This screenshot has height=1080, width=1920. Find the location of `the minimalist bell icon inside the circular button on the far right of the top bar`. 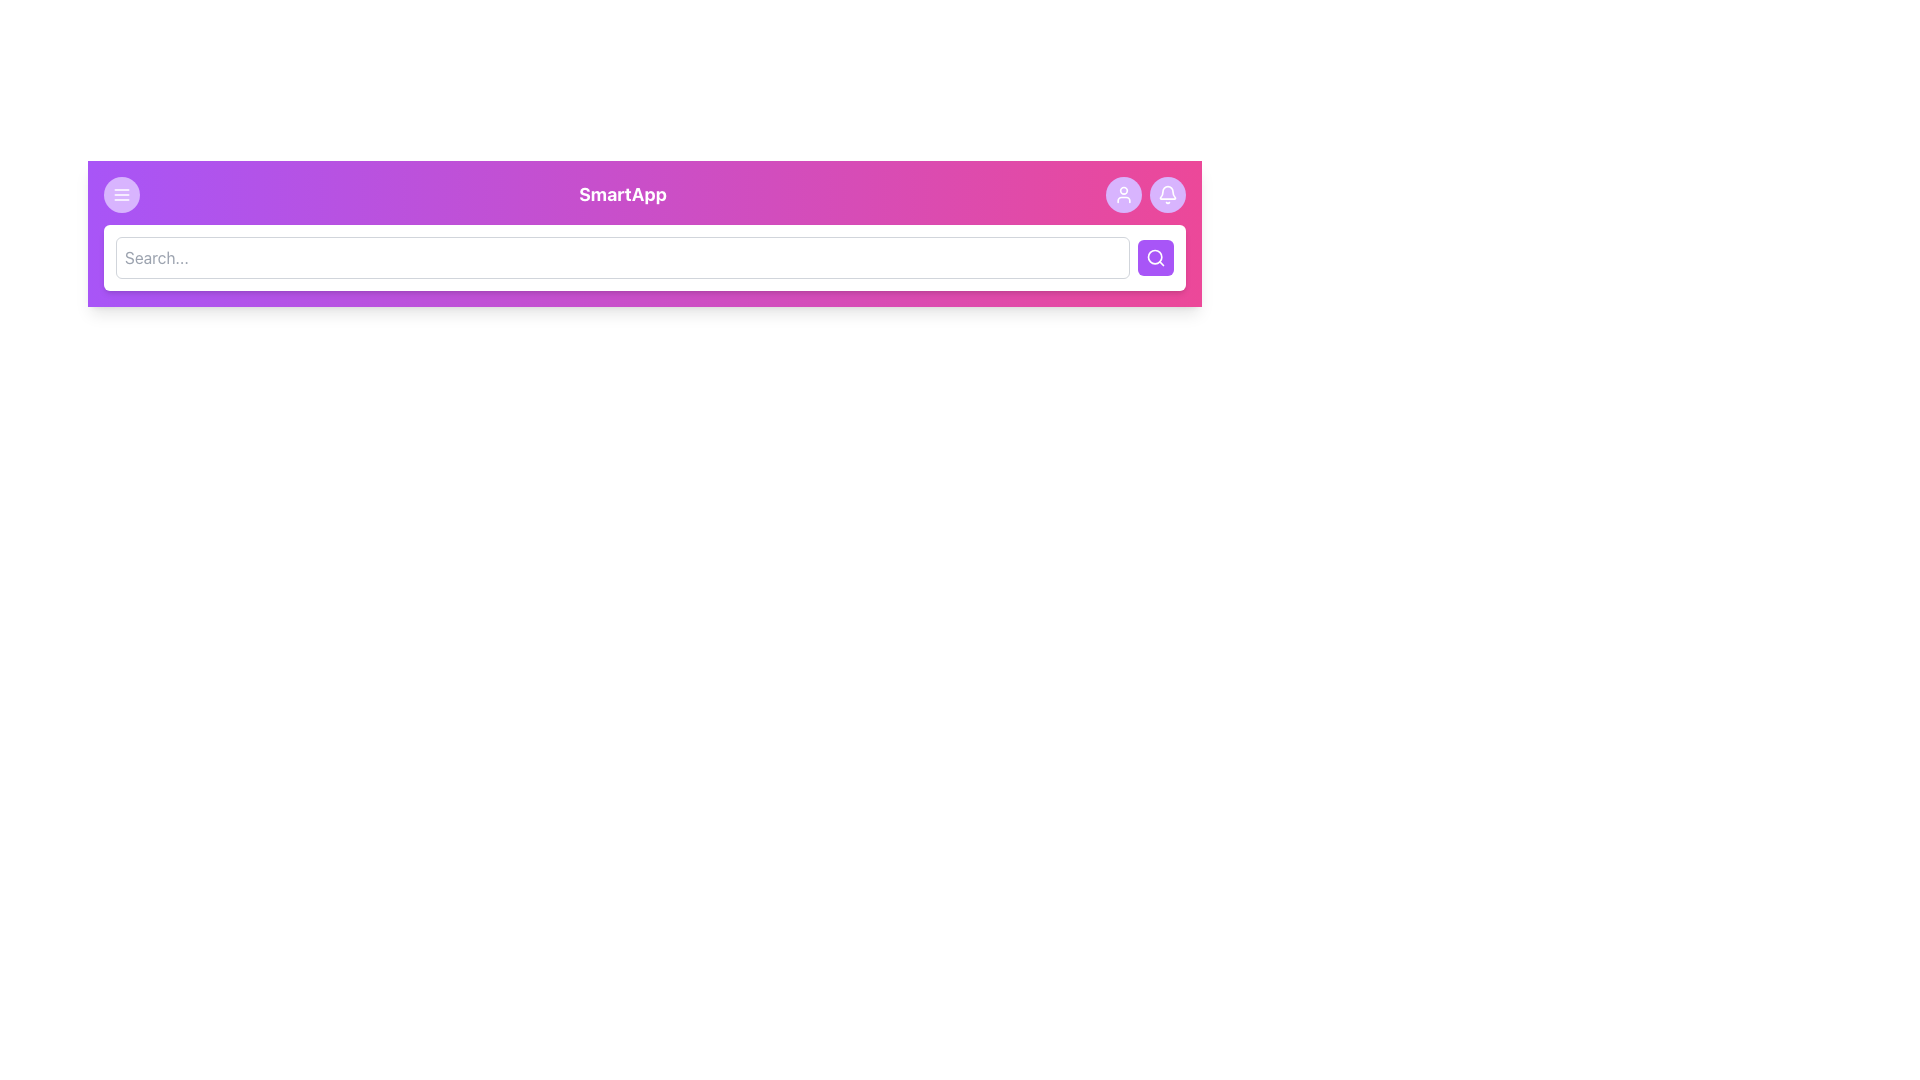

the minimalist bell icon inside the circular button on the far right of the top bar is located at coordinates (1167, 195).